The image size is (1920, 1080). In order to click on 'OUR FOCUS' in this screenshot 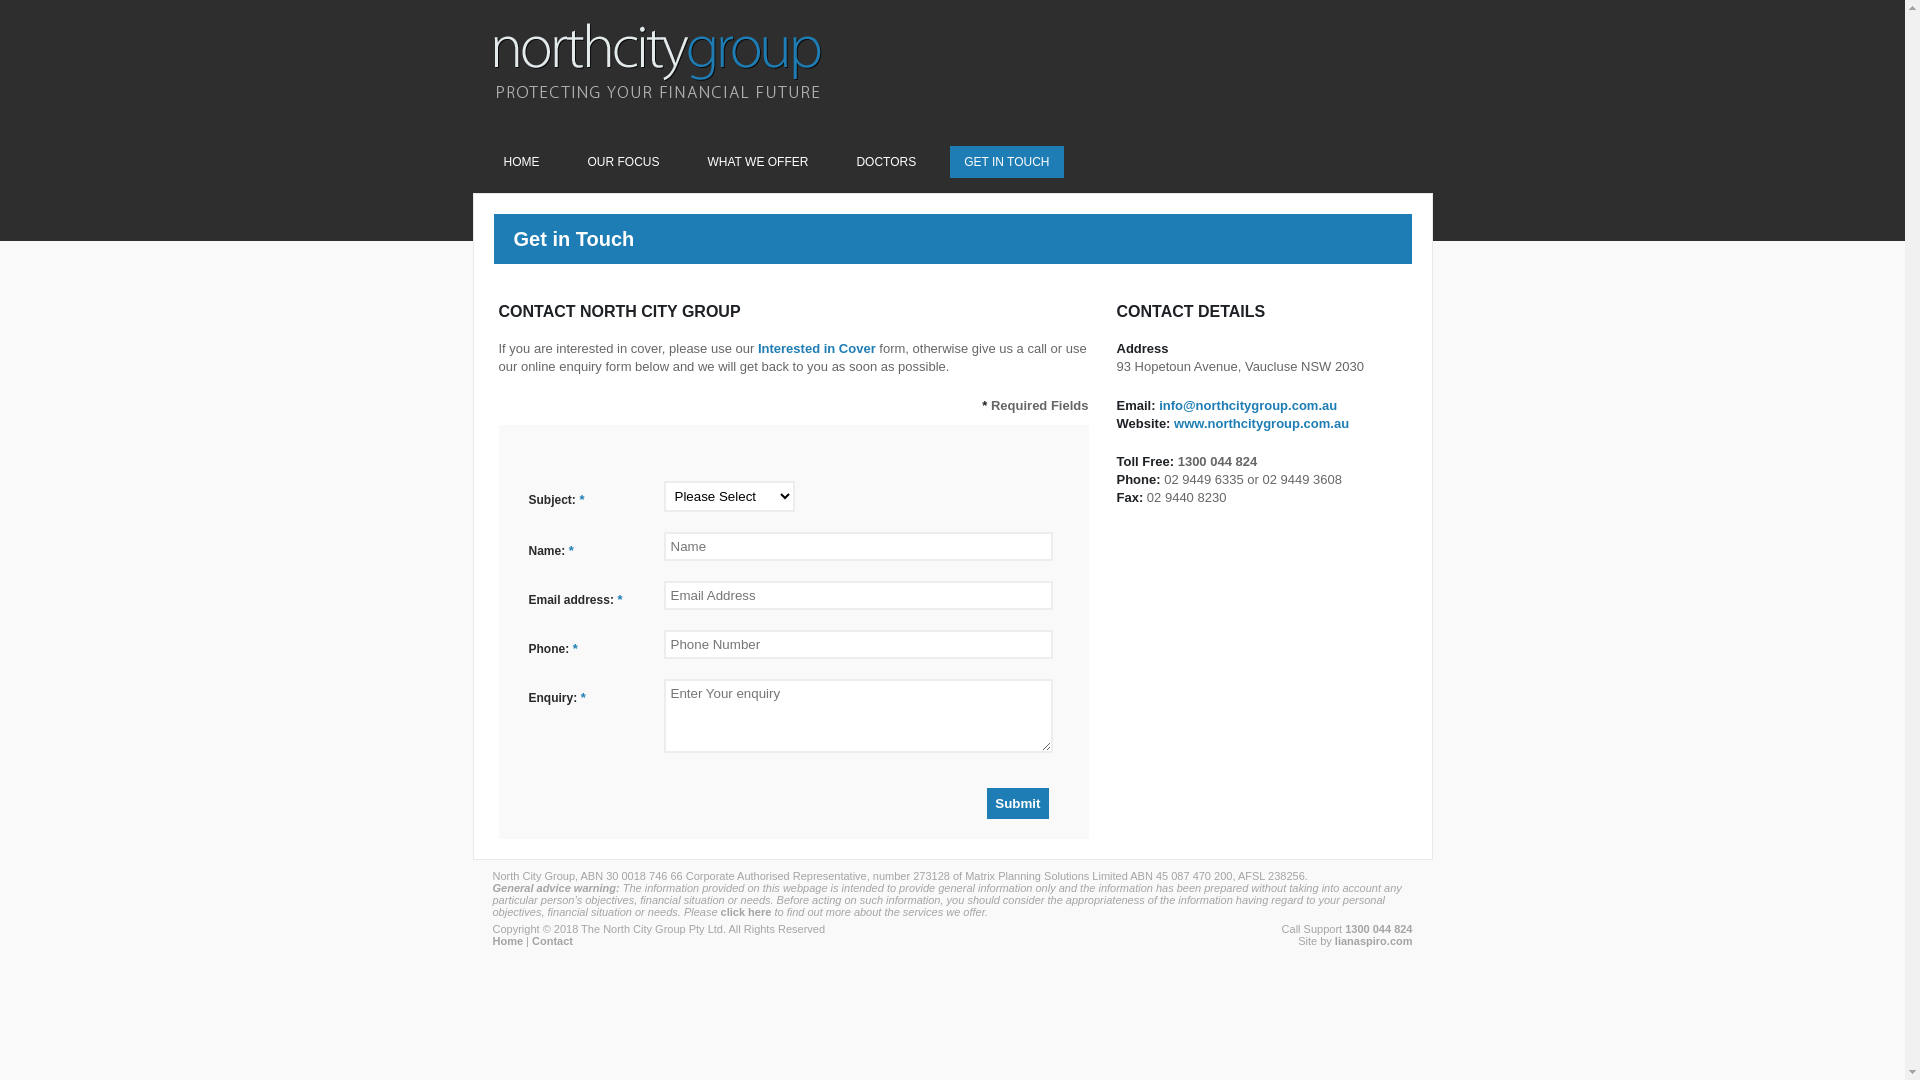, I will do `click(623, 161)`.